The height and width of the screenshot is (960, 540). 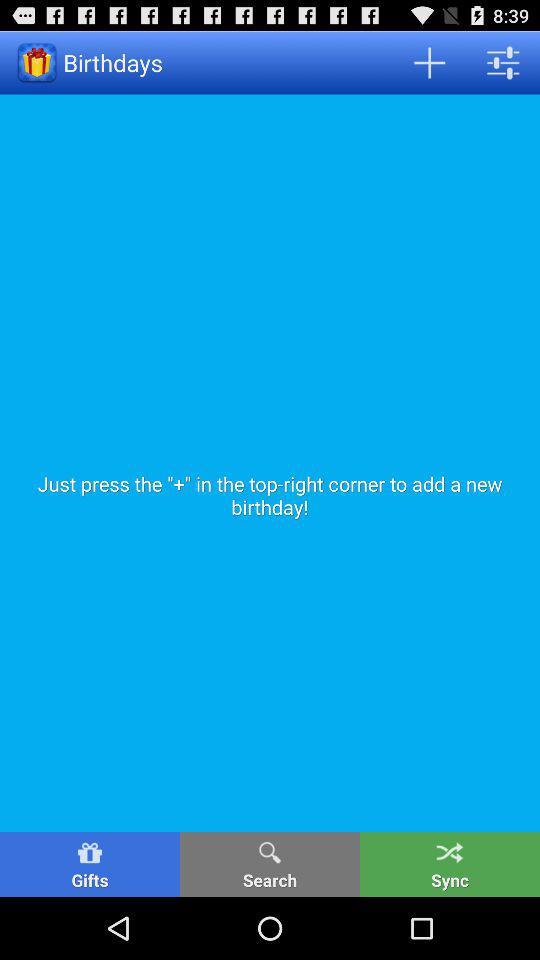 What do you see at coordinates (270, 863) in the screenshot?
I see `button to the right of the gifts` at bounding box center [270, 863].